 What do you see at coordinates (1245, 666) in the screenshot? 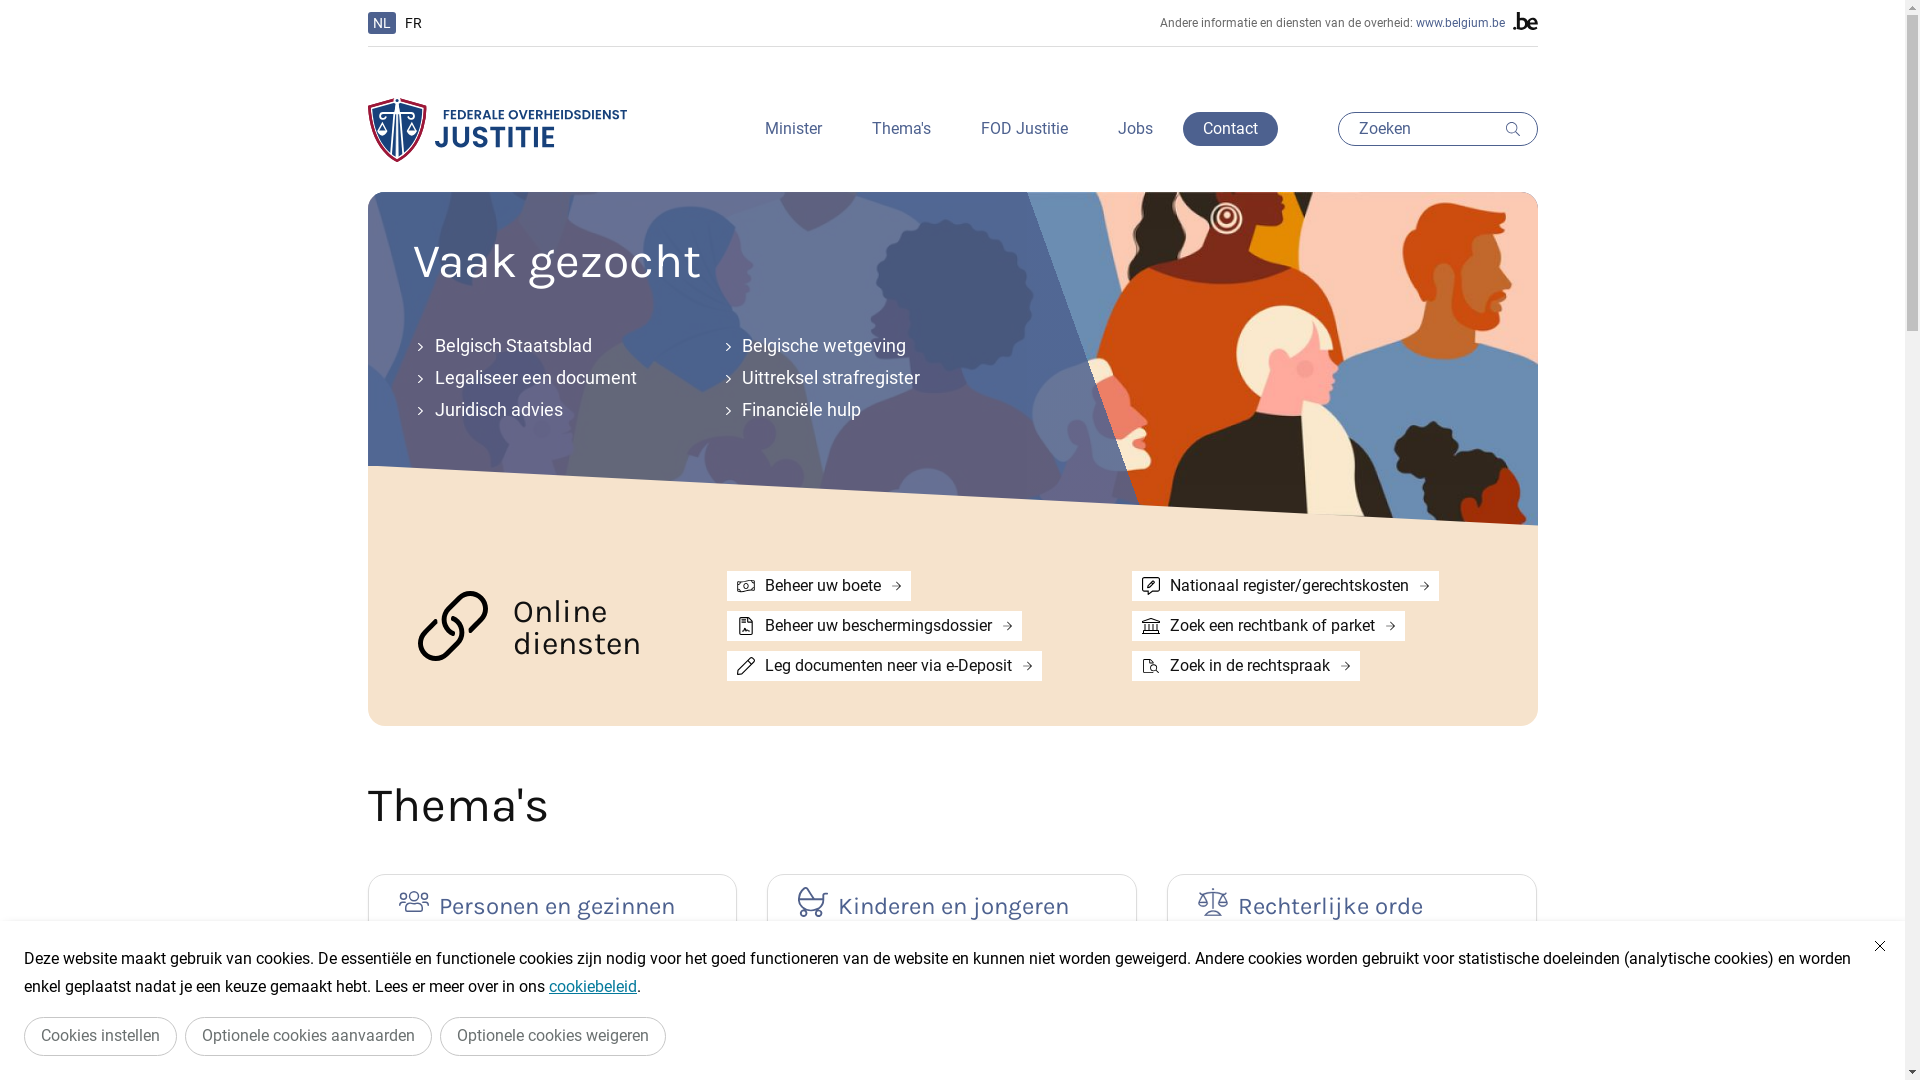
I see `'Zoek in de rechtspraak'` at bounding box center [1245, 666].